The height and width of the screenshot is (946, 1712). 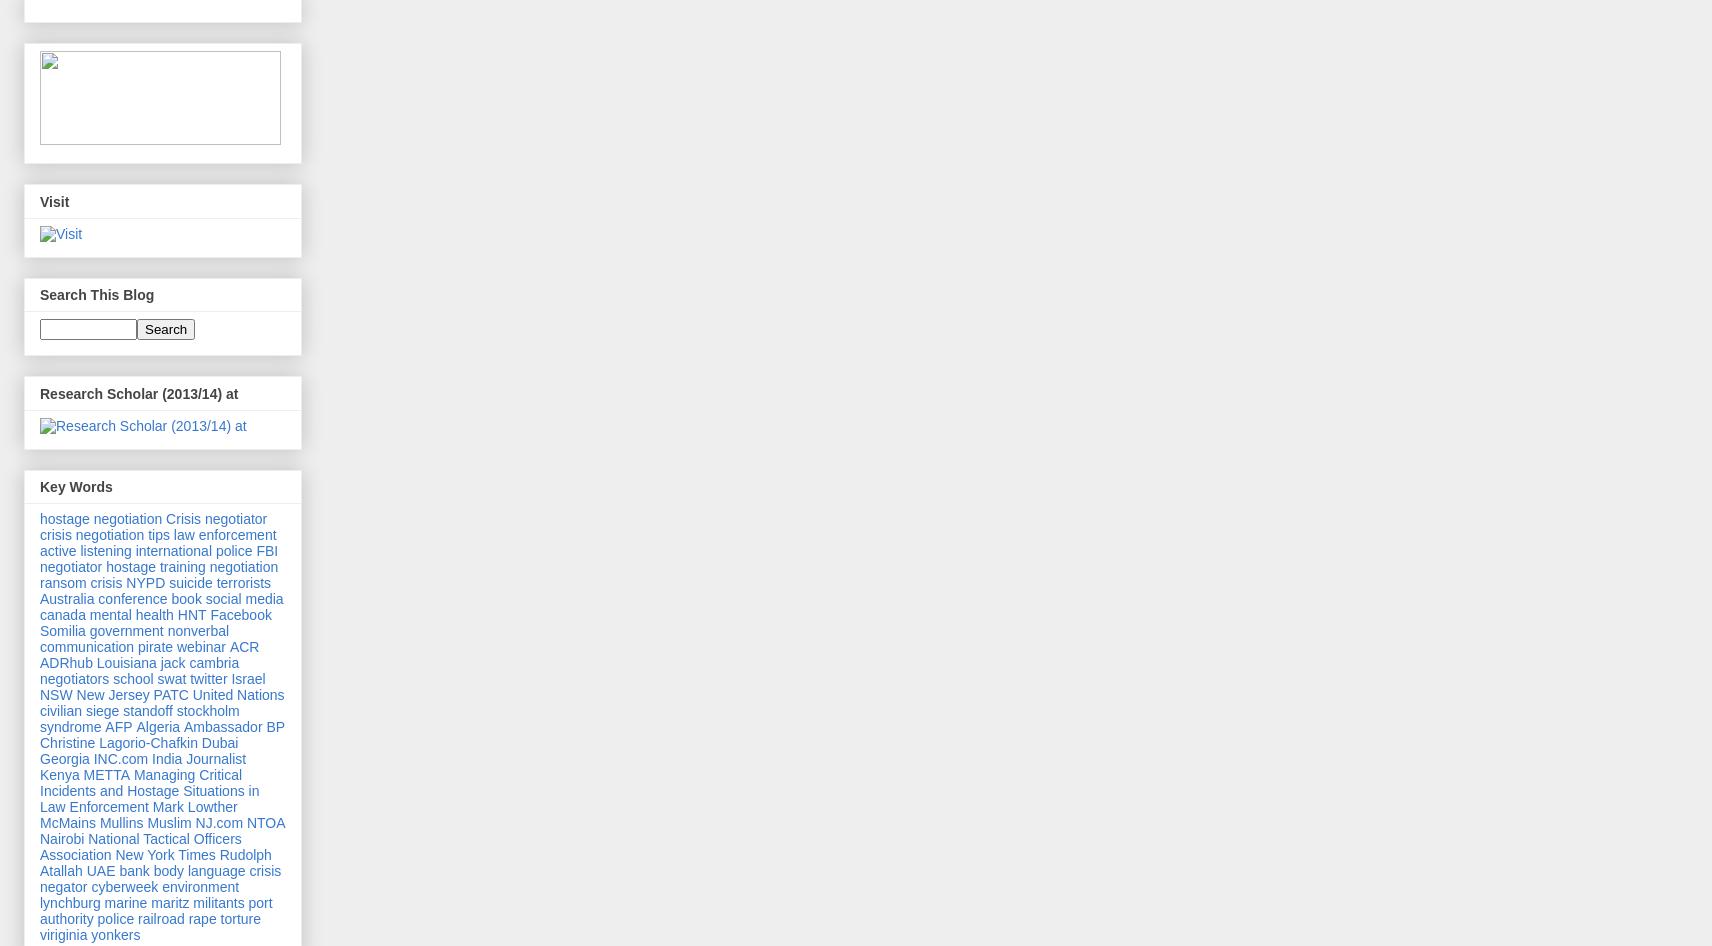 What do you see at coordinates (54, 695) in the screenshot?
I see `'NSW'` at bounding box center [54, 695].